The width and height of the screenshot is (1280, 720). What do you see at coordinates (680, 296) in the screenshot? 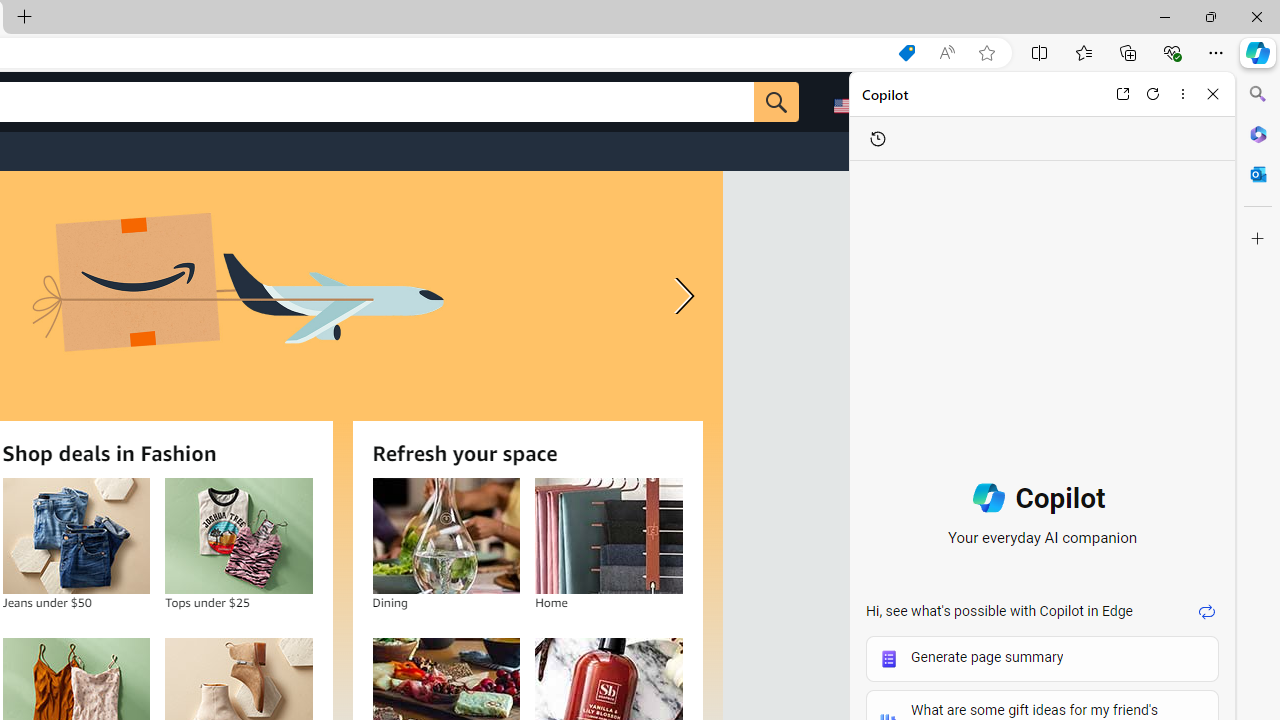
I see `'Next slide'` at bounding box center [680, 296].